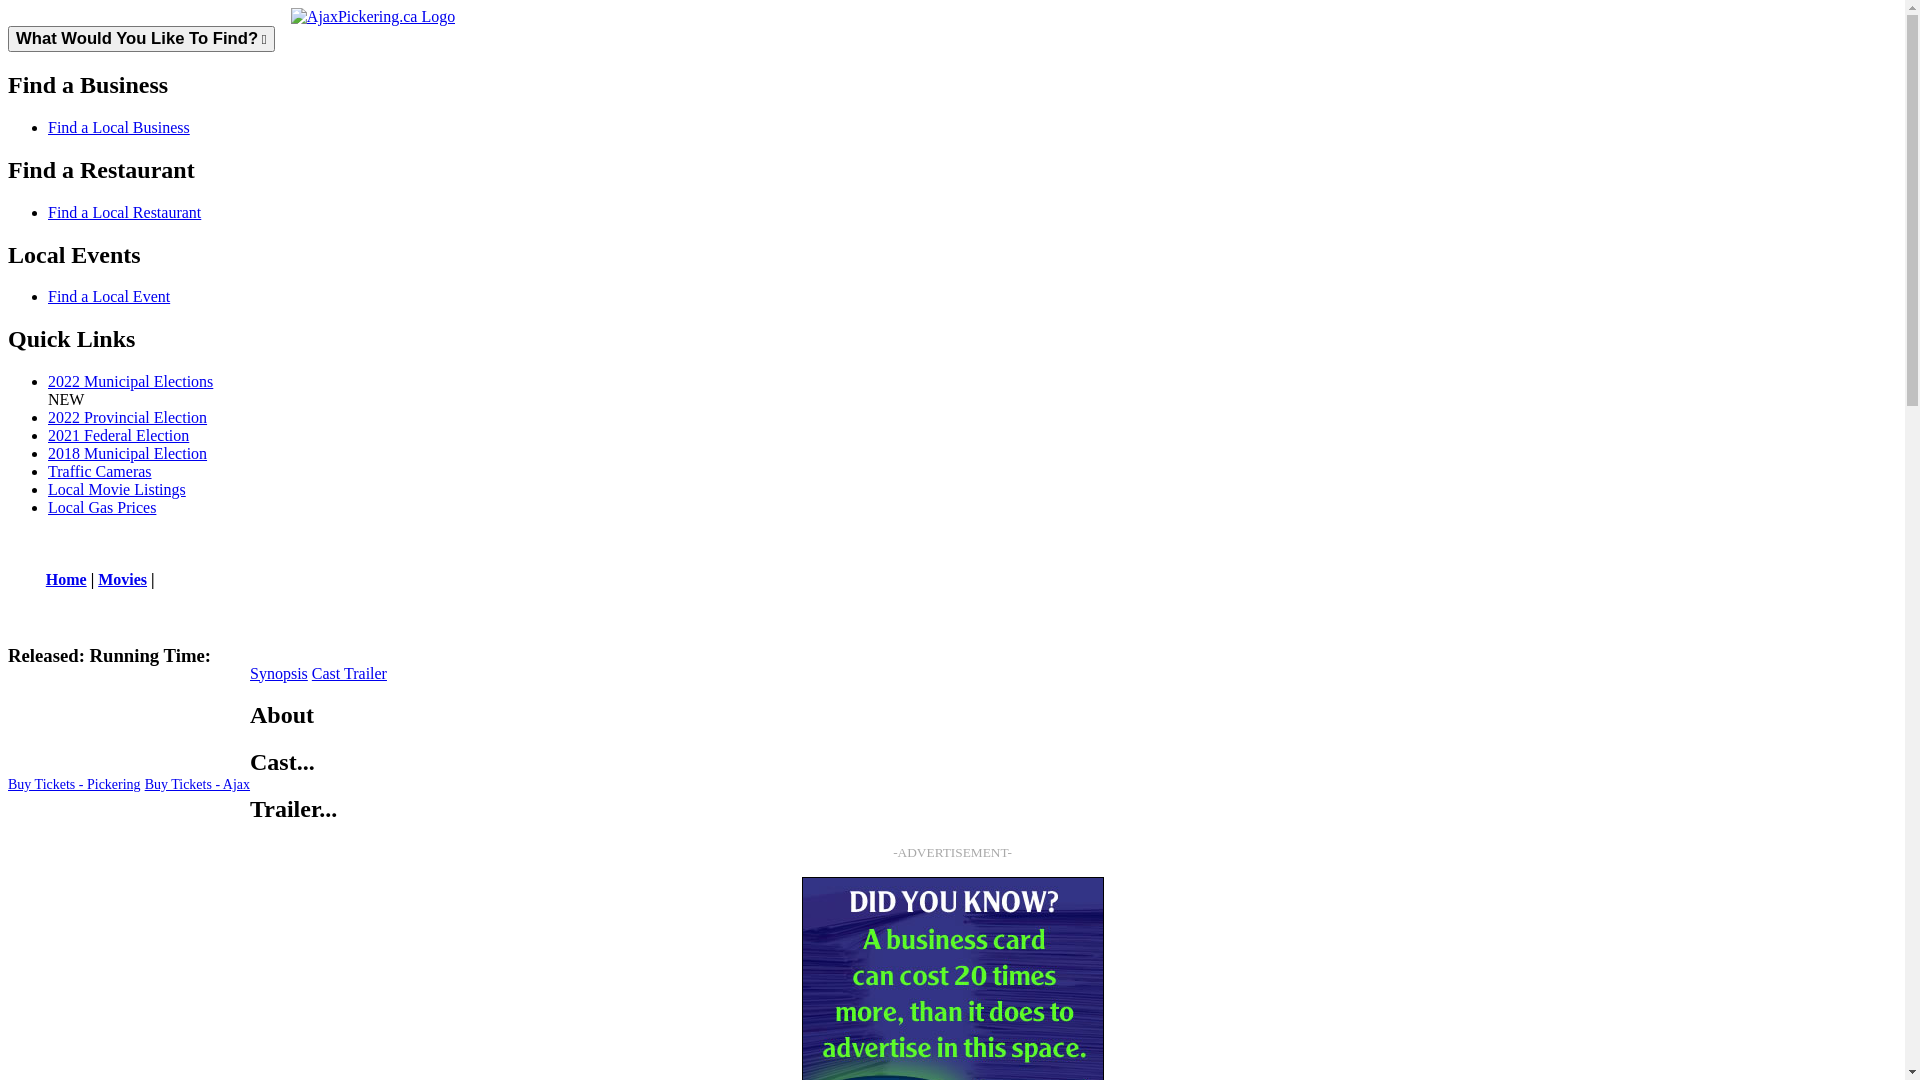  I want to click on 'Find a Local Restaurant', so click(48, 212).